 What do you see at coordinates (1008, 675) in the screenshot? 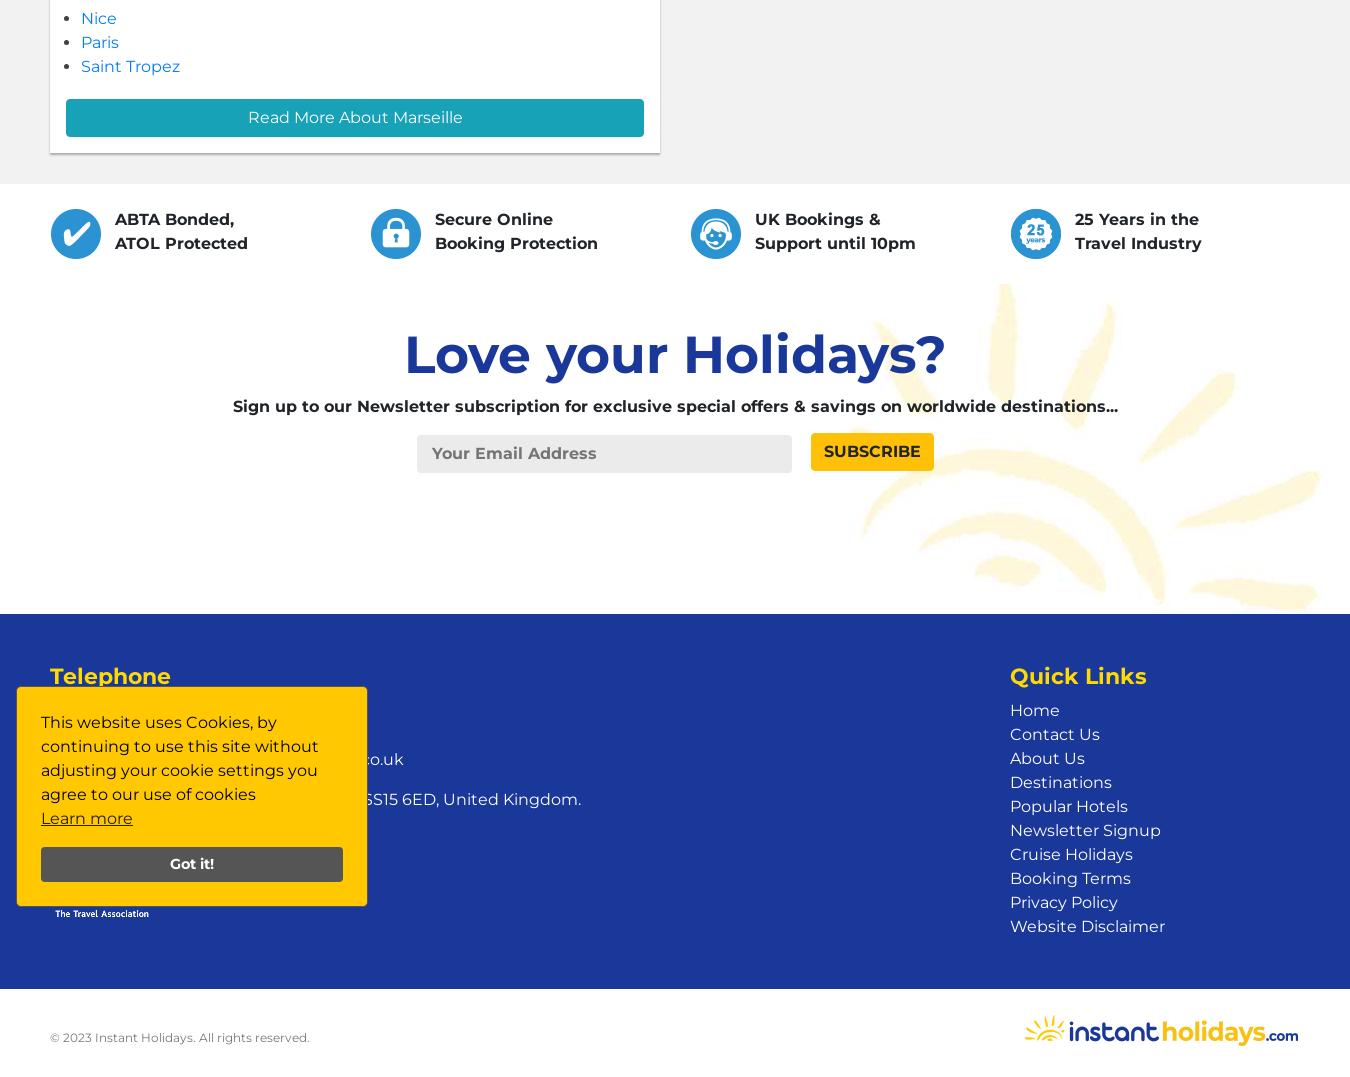
I see `'Quick Links'` at bounding box center [1008, 675].